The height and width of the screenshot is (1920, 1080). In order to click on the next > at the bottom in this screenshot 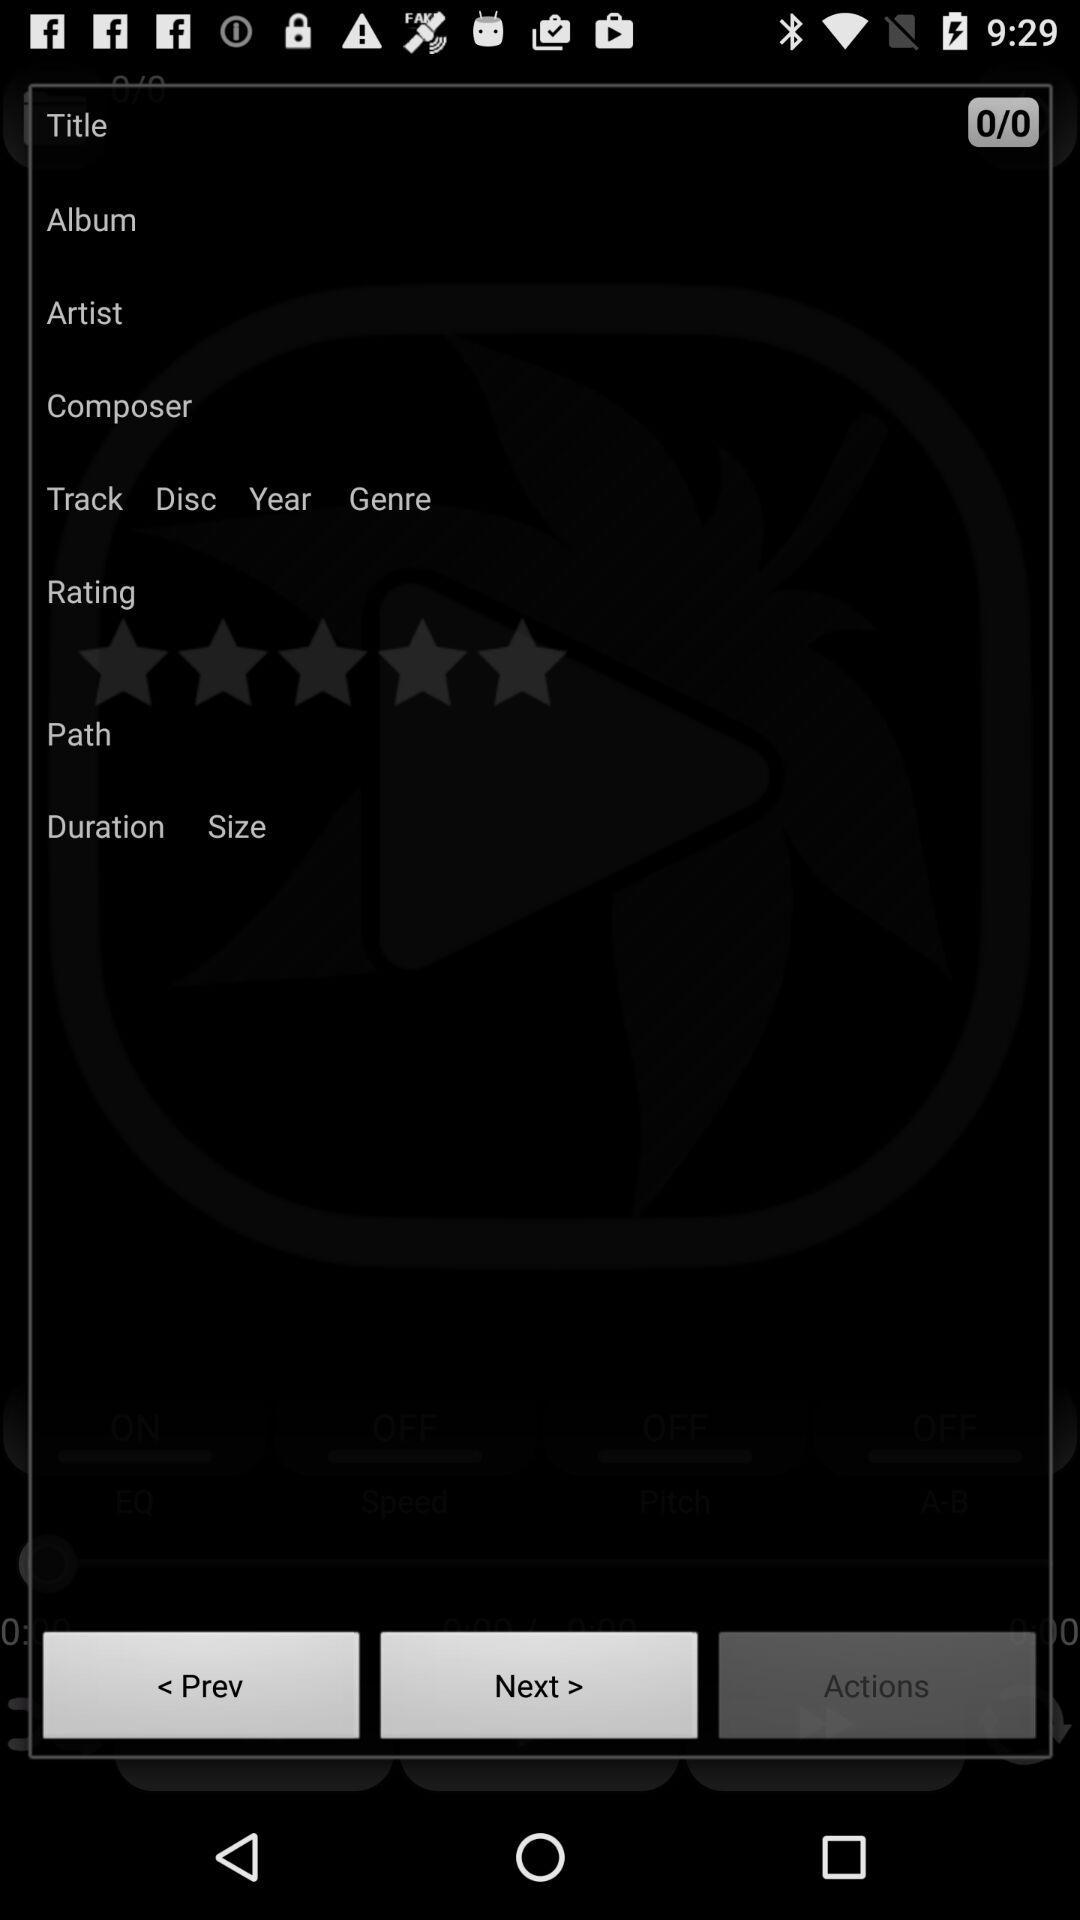, I will do `click(538, 1690)`.